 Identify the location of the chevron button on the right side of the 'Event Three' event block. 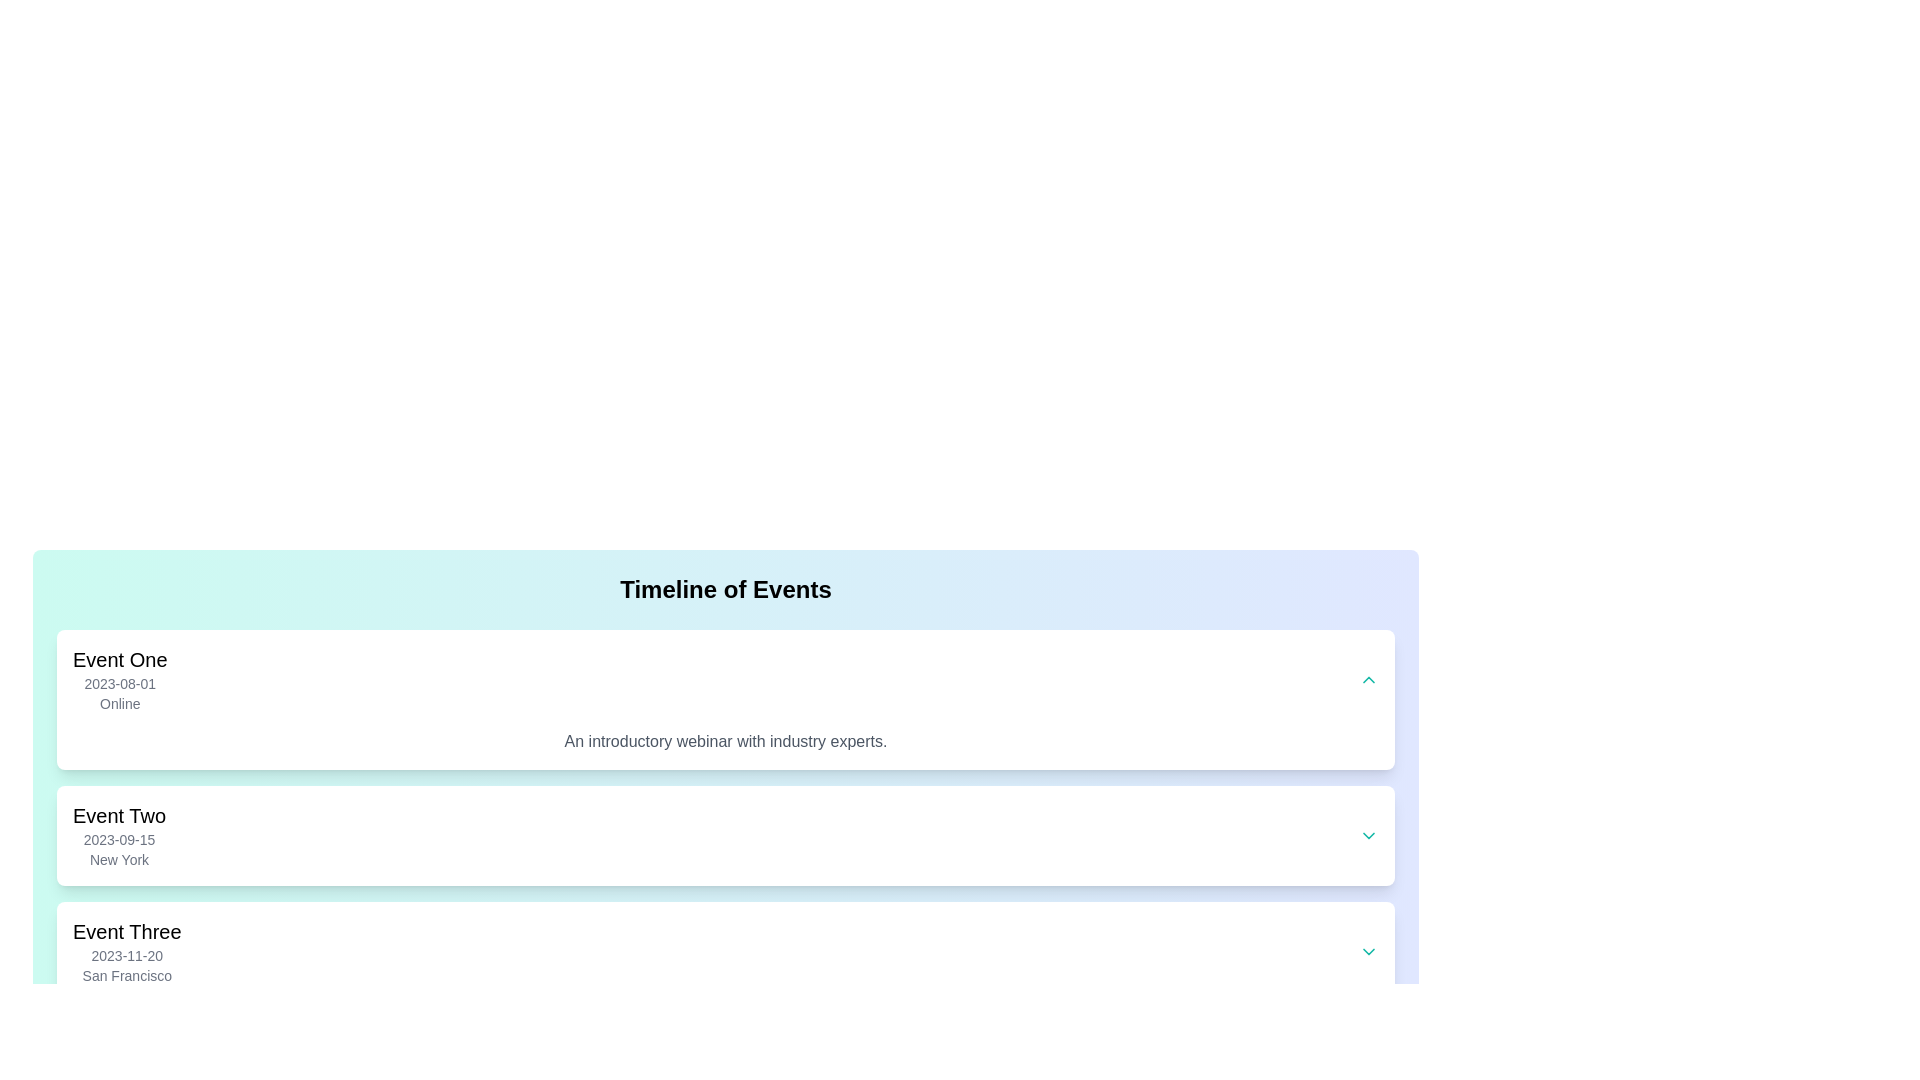
(1367, 951).